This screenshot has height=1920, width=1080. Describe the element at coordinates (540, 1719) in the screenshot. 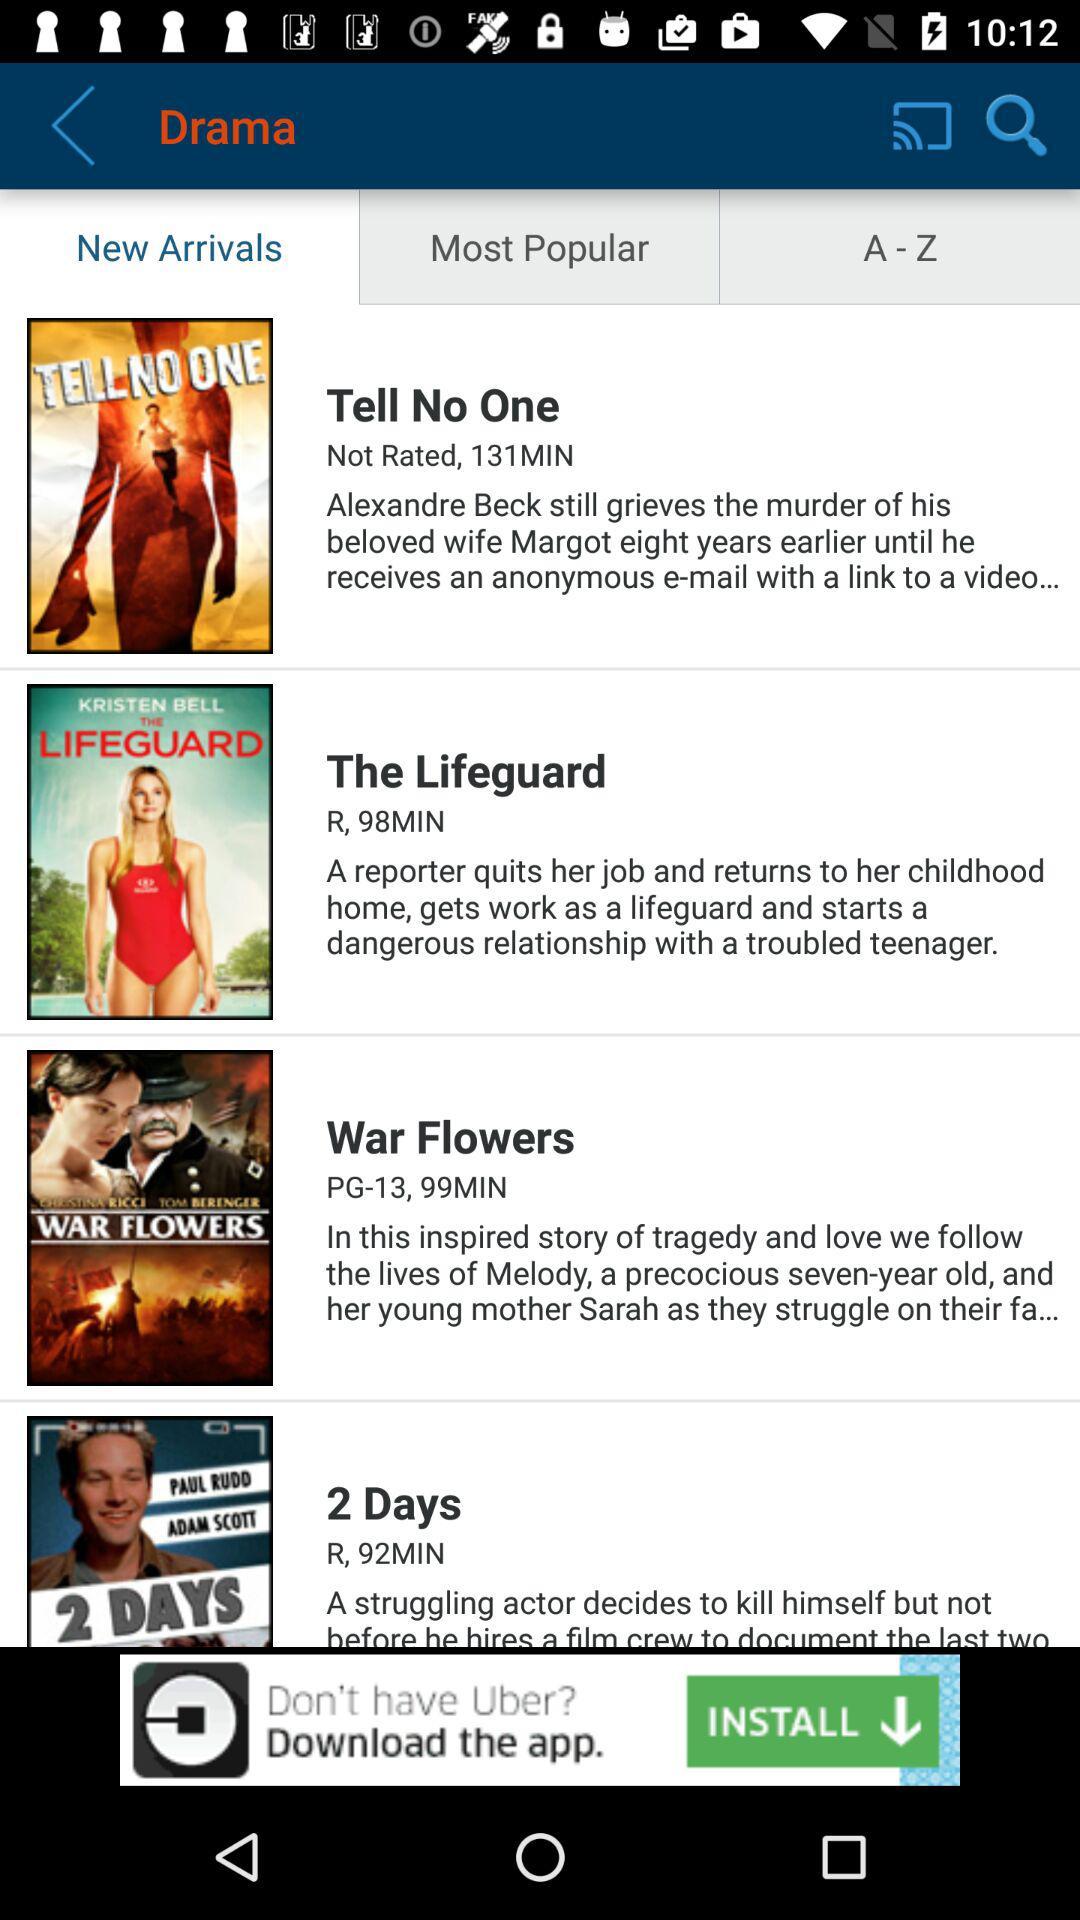

I see `advertisement in new app` at that location.